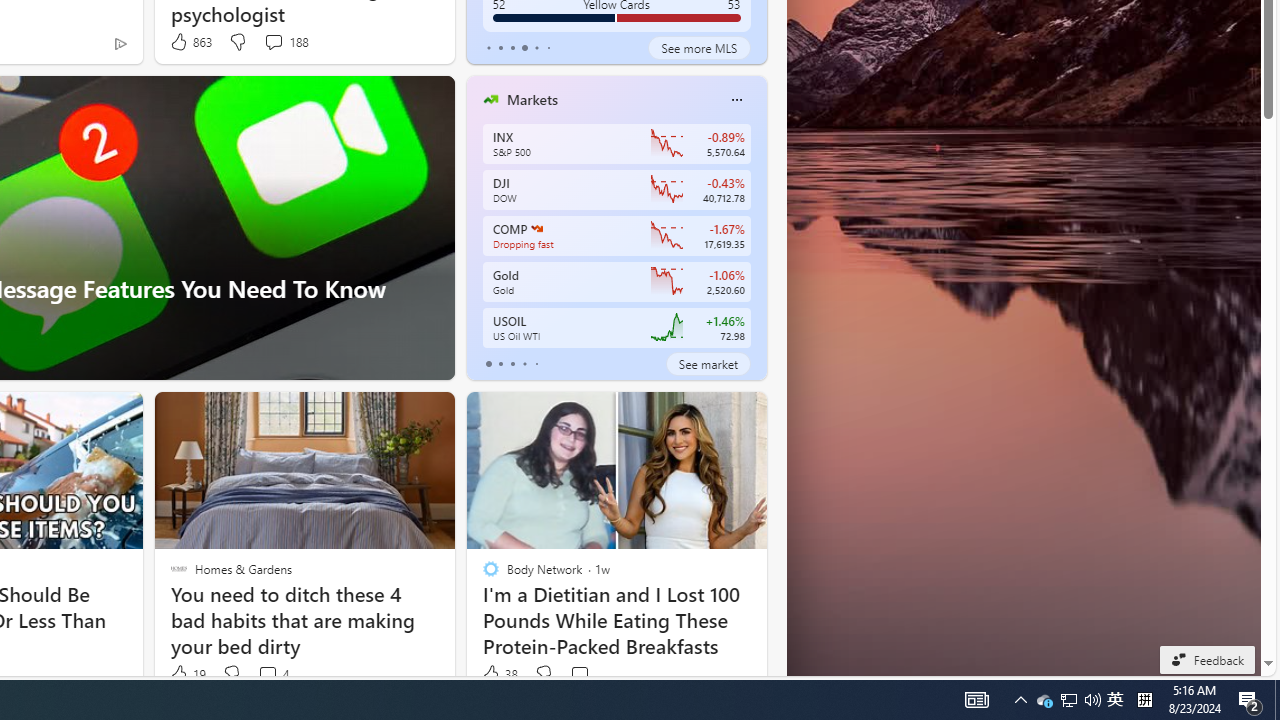  Describe the element at coordinates (512, 363) in the screenshot. I see `'tab-2'` at that location.